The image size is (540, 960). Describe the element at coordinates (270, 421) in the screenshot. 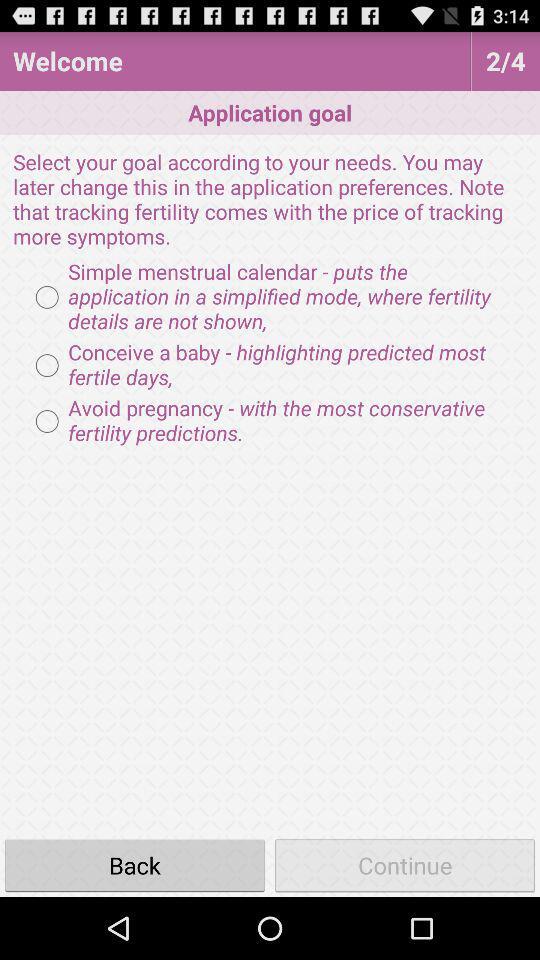

I see `the icon below conceive a baby item` at that location.